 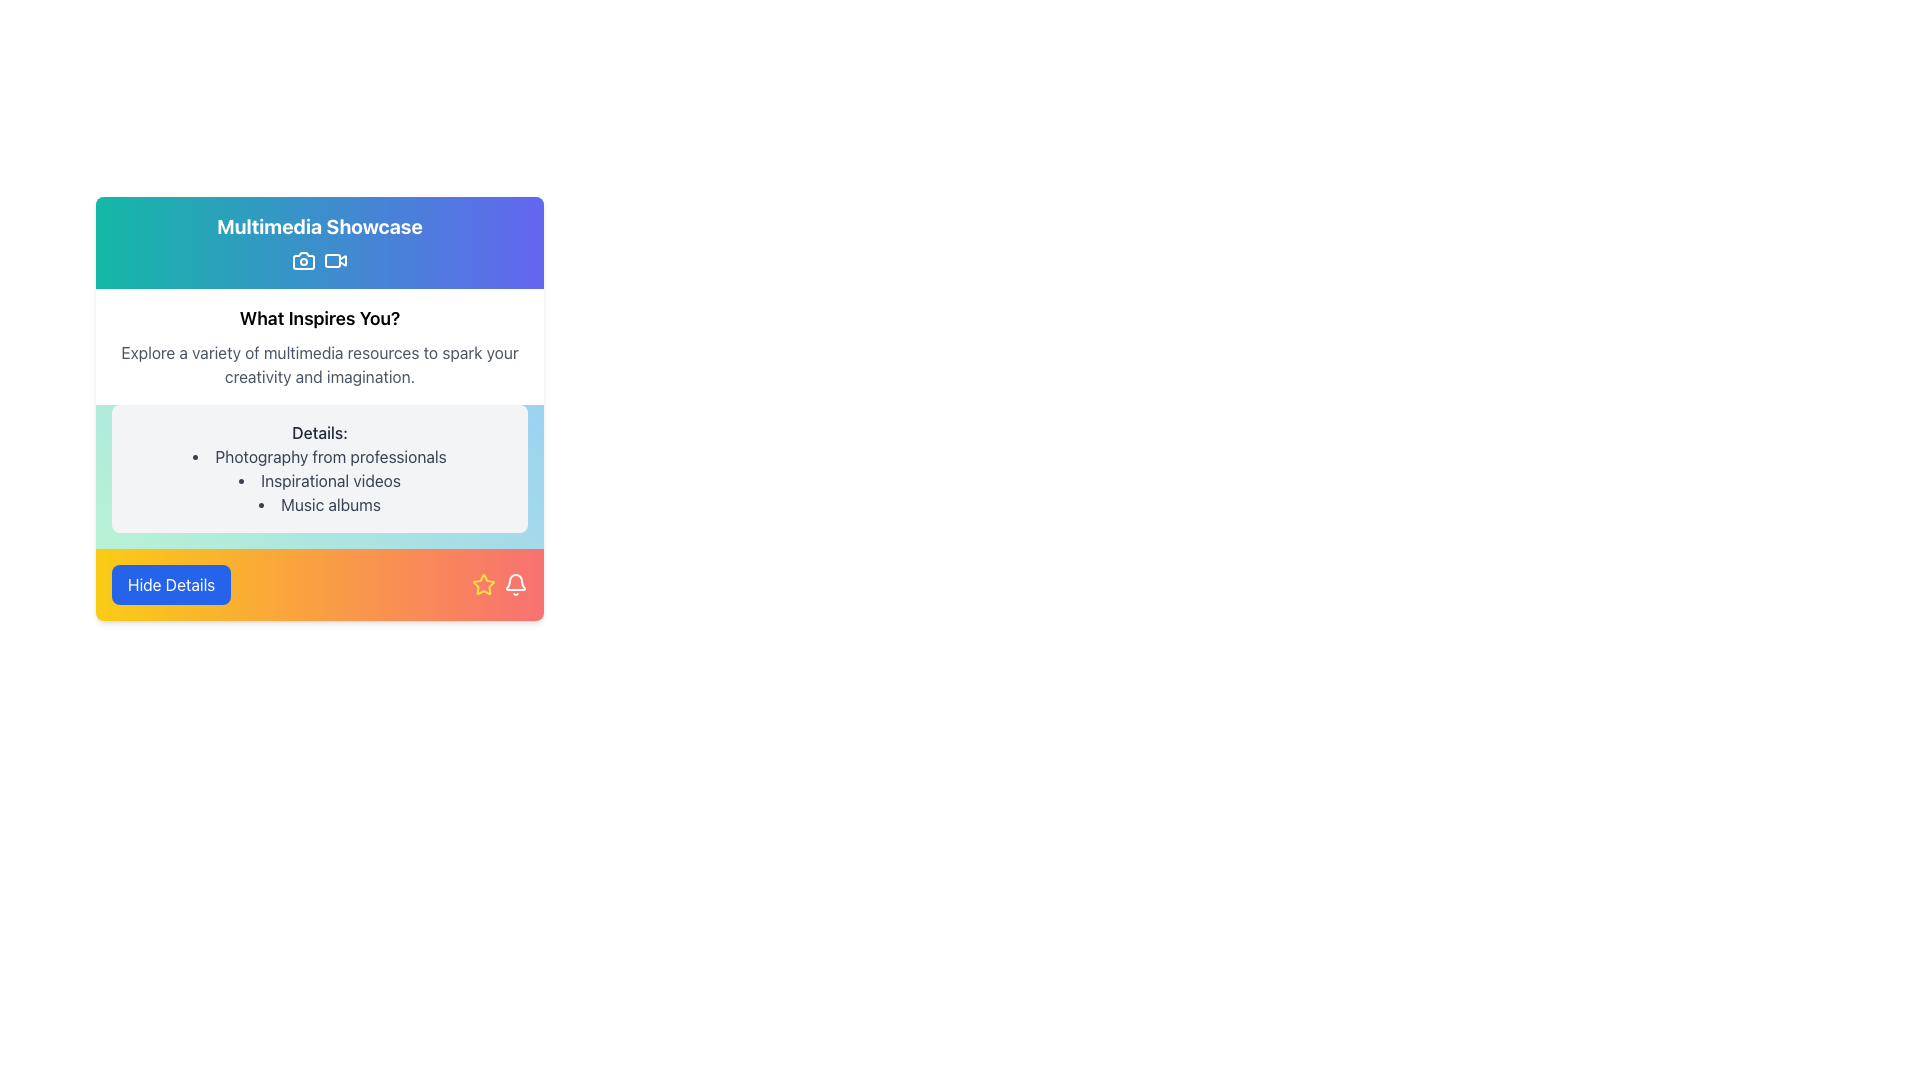 I want to click on the camera icon button located in the multimedia options row beneath the 'Multimedia Showcase' title to interact with it, so click(x=302, y=260).